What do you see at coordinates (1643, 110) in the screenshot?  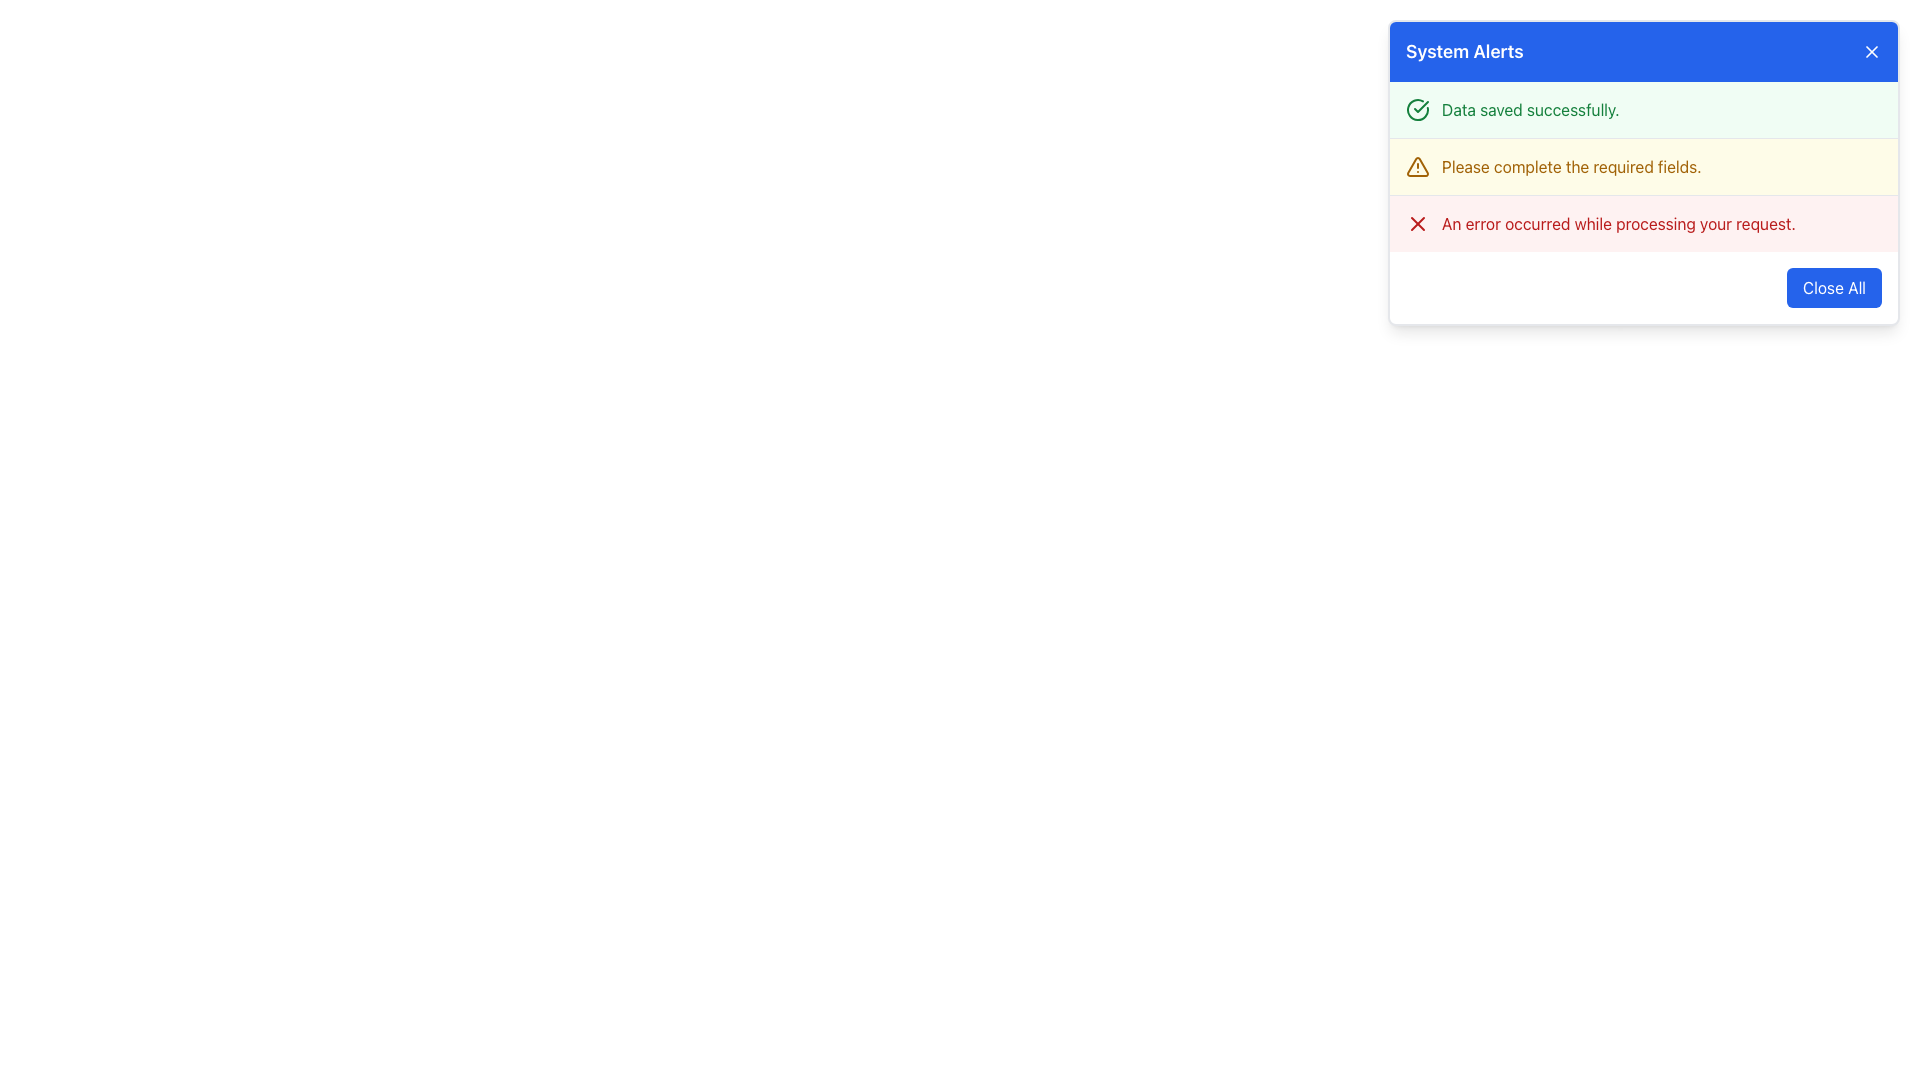 I see `message in the notification banner that indicates 'Data saved successfully.'` at bounding box center [1643, 110].